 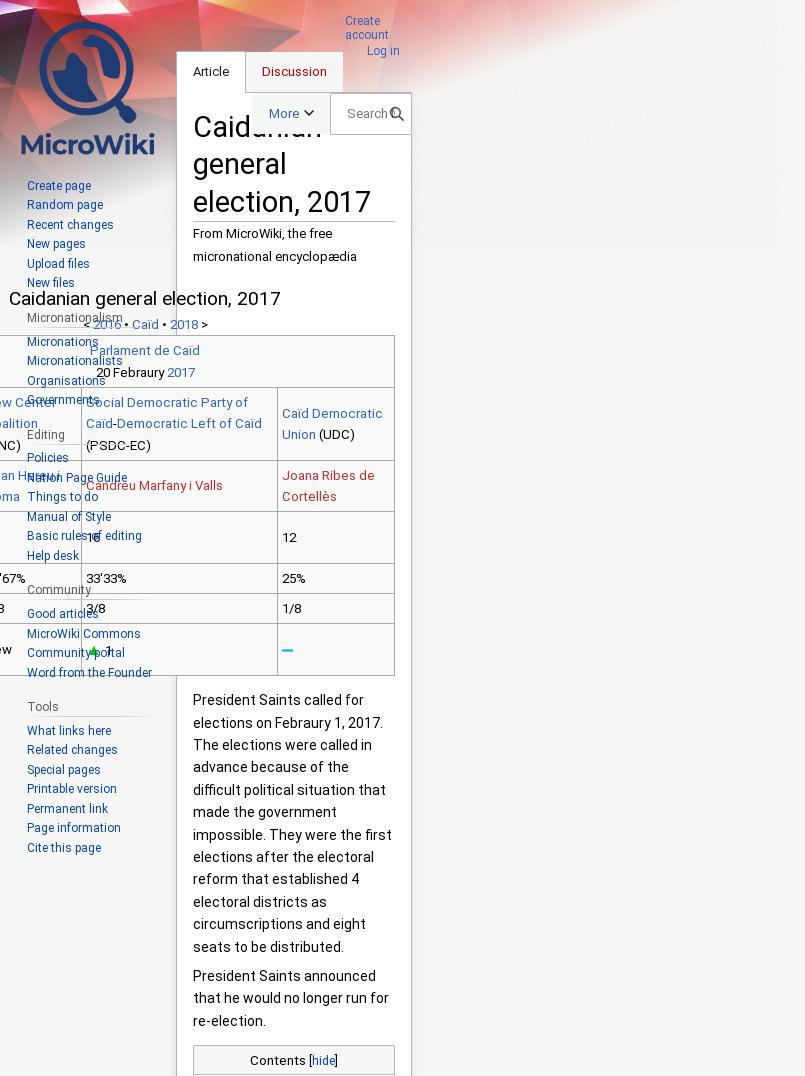 What do you see at coordinates (100, 648) in the screenshot?
I see `'1'` at bounding box center [100, 648].